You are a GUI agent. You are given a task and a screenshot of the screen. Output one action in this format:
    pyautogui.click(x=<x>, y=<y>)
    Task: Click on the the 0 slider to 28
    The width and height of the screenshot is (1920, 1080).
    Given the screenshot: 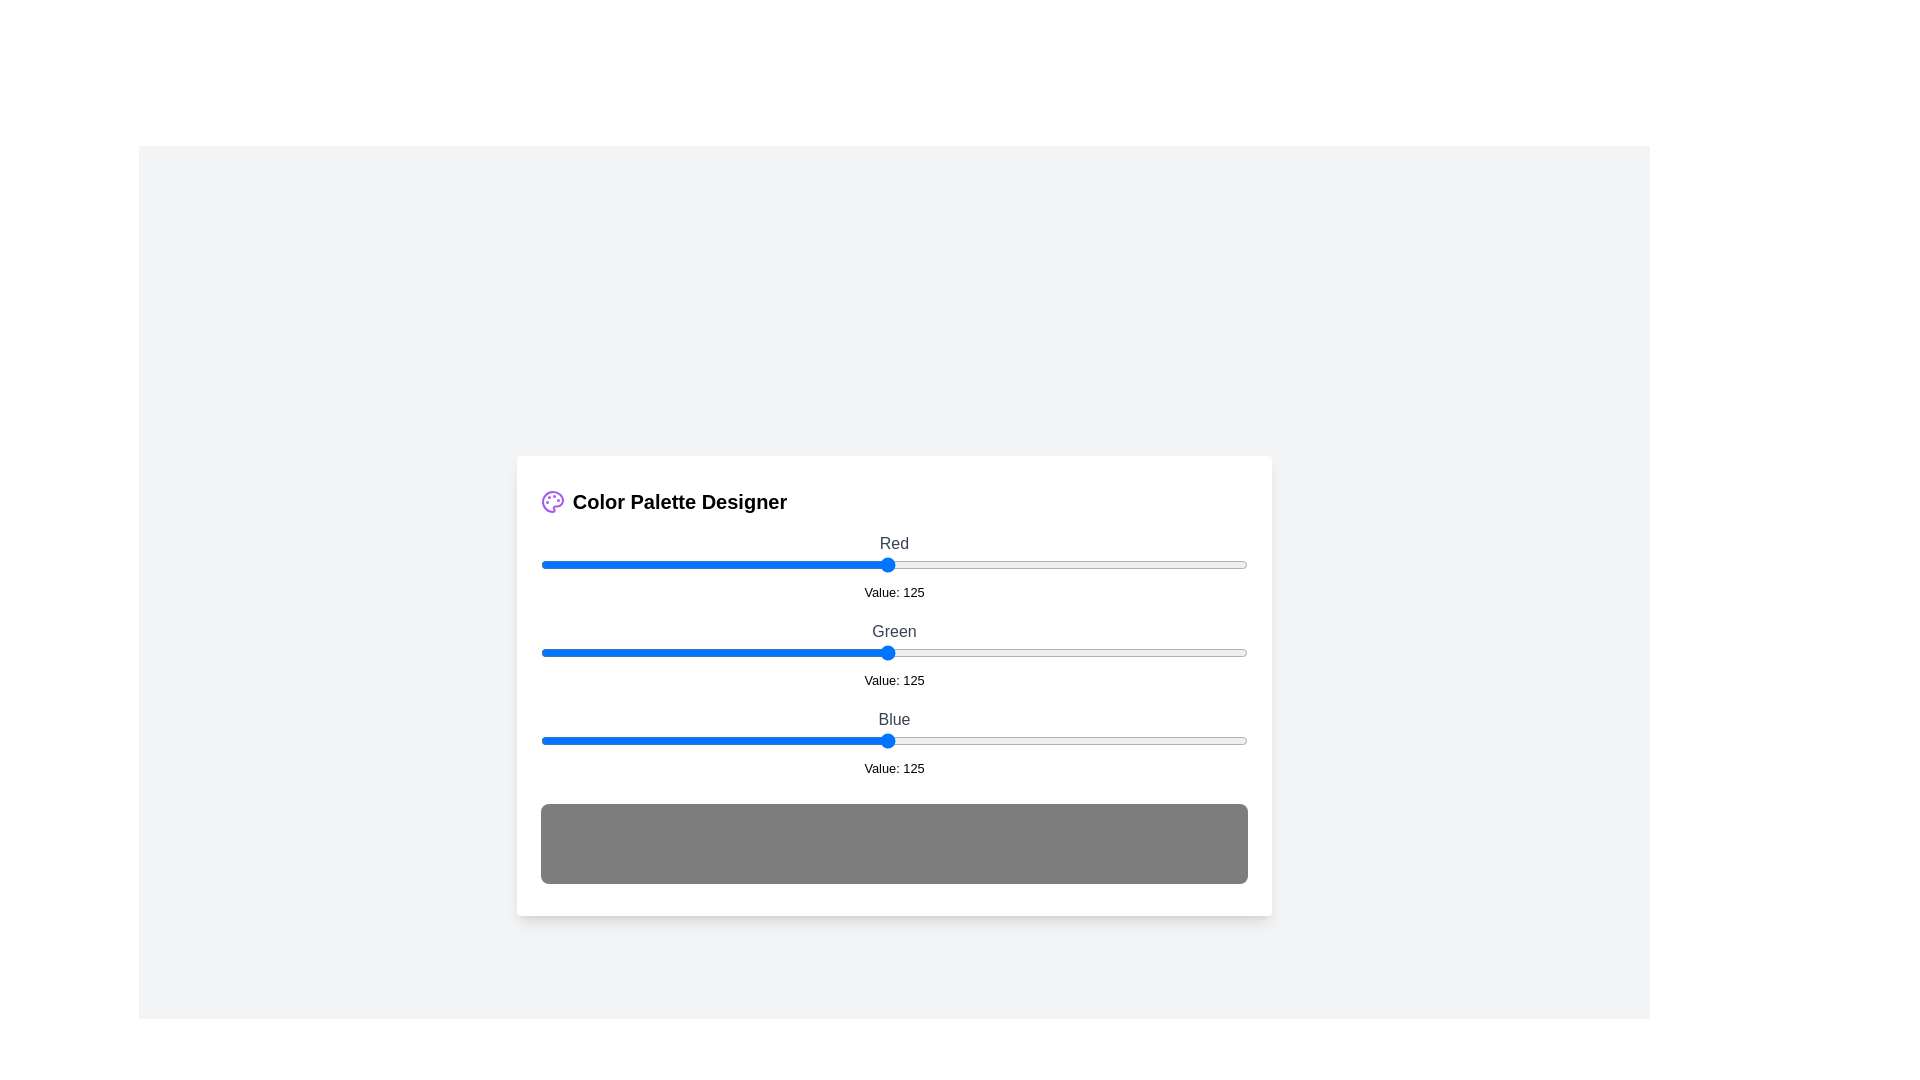 What is the action you would take?
    pyautogui.click(x=617, y=564)
    